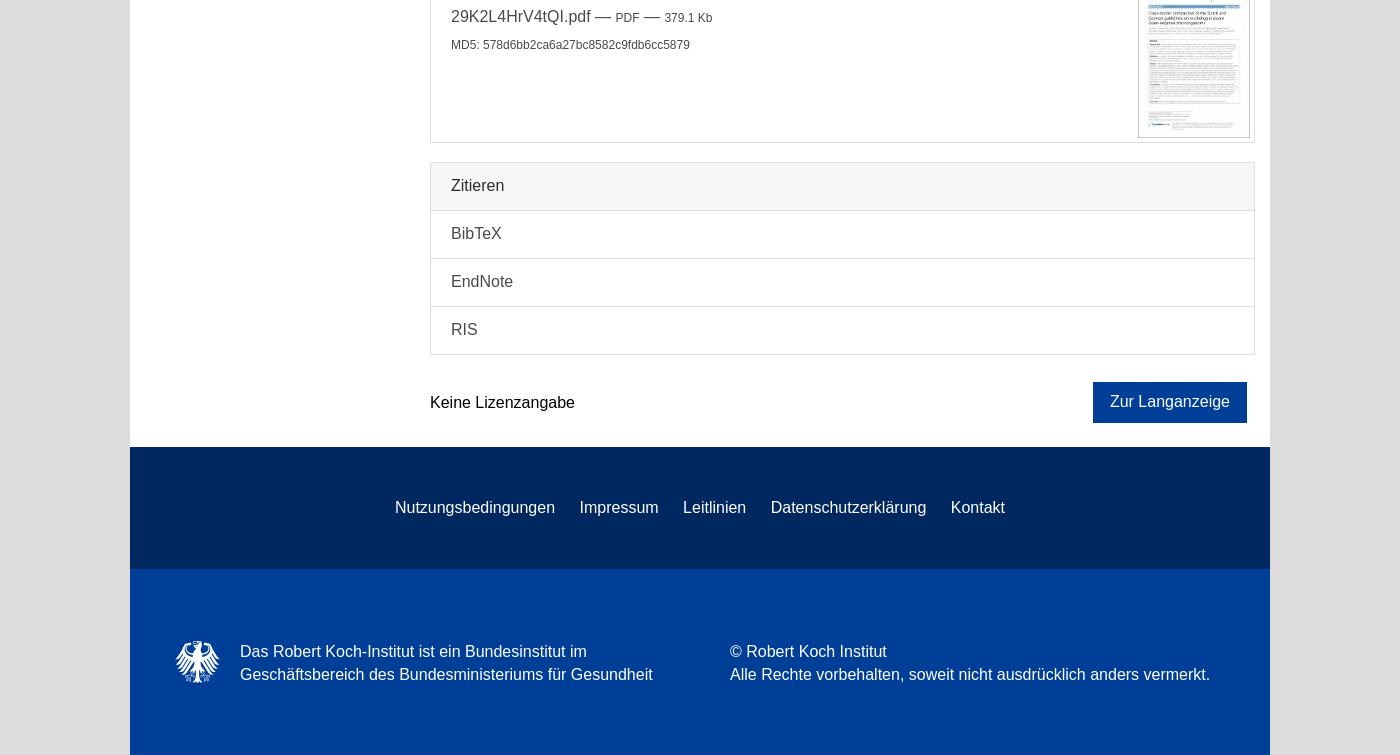 Image resolution: width=1400 pixels, height=755 pixels. Describe the element at coordinates (807, 650) in the screenshot. I see `'© Robert Koch Institut'` at that location.